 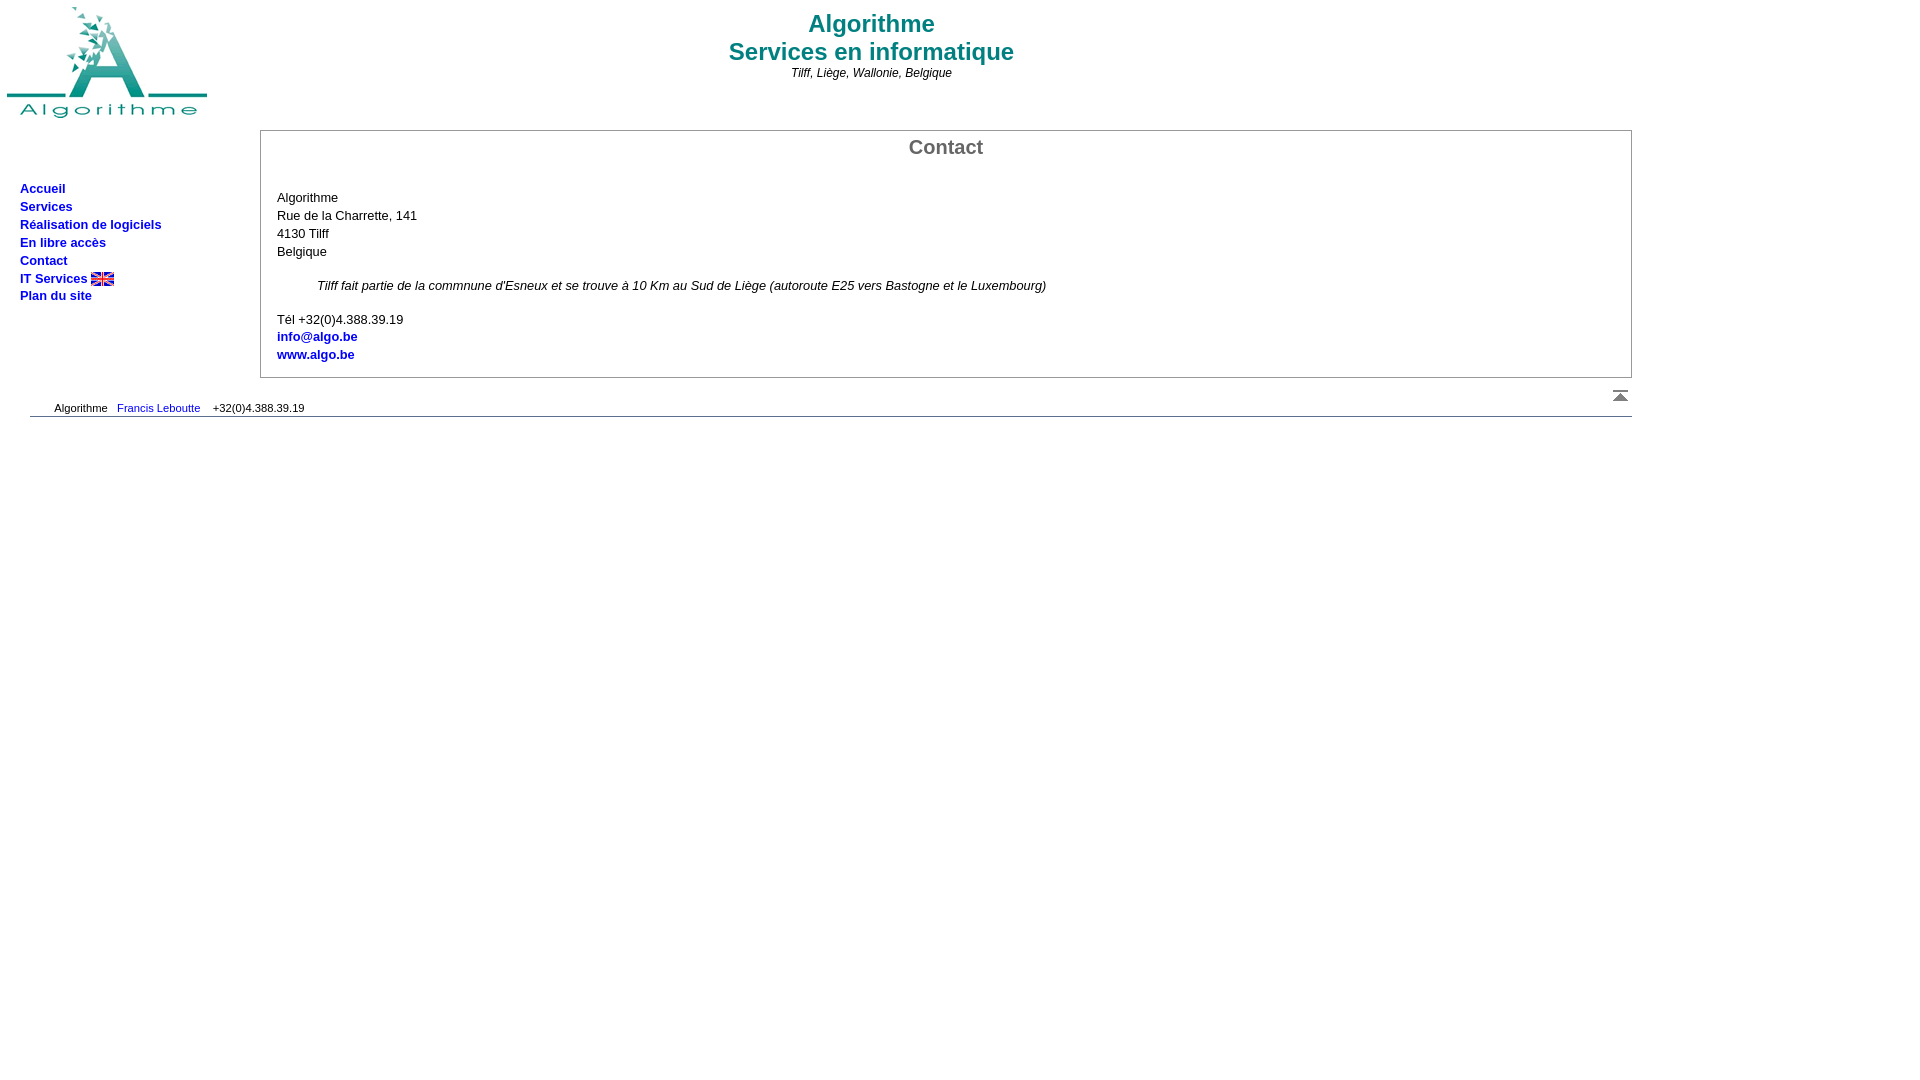 What do you see at coordinates (67, 278) in the screenshot?
I see `'IT Services '` at bounding box center [67, 278].